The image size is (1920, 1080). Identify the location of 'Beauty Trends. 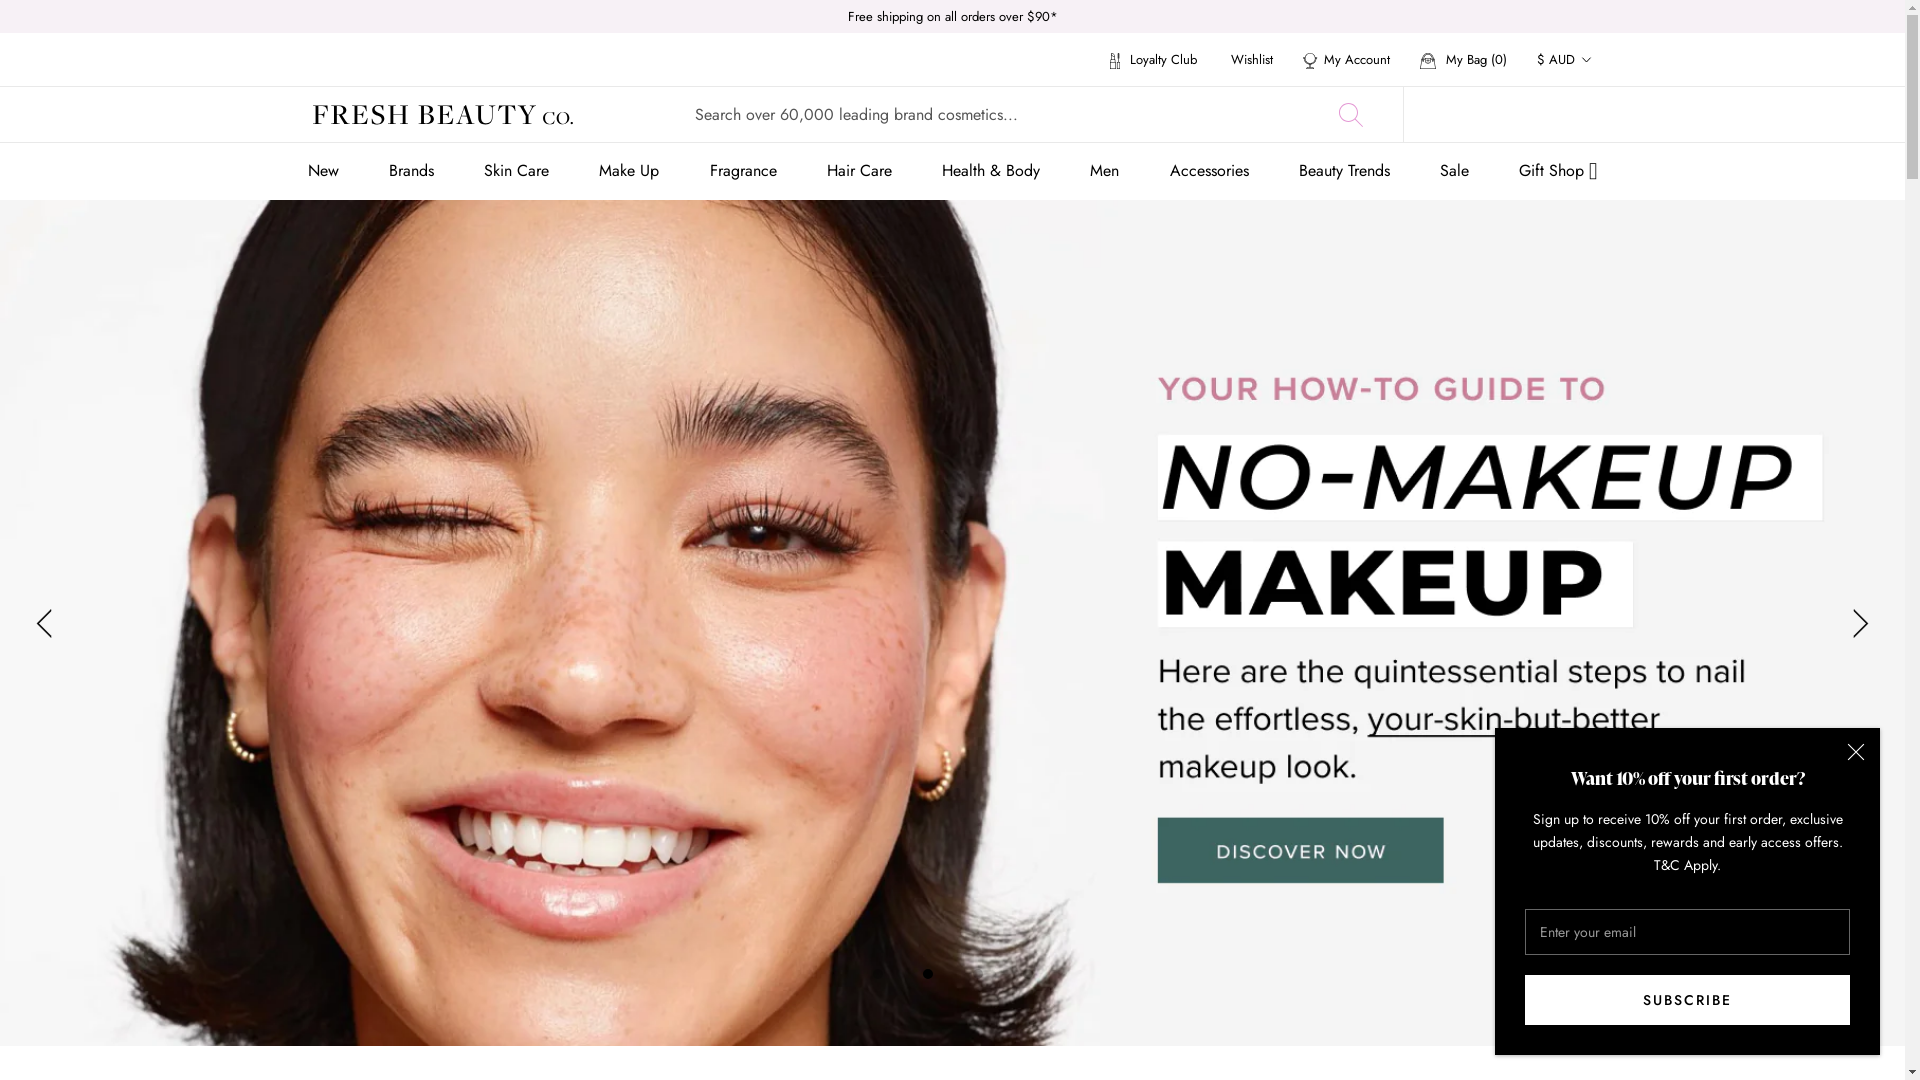
(1344, 169).